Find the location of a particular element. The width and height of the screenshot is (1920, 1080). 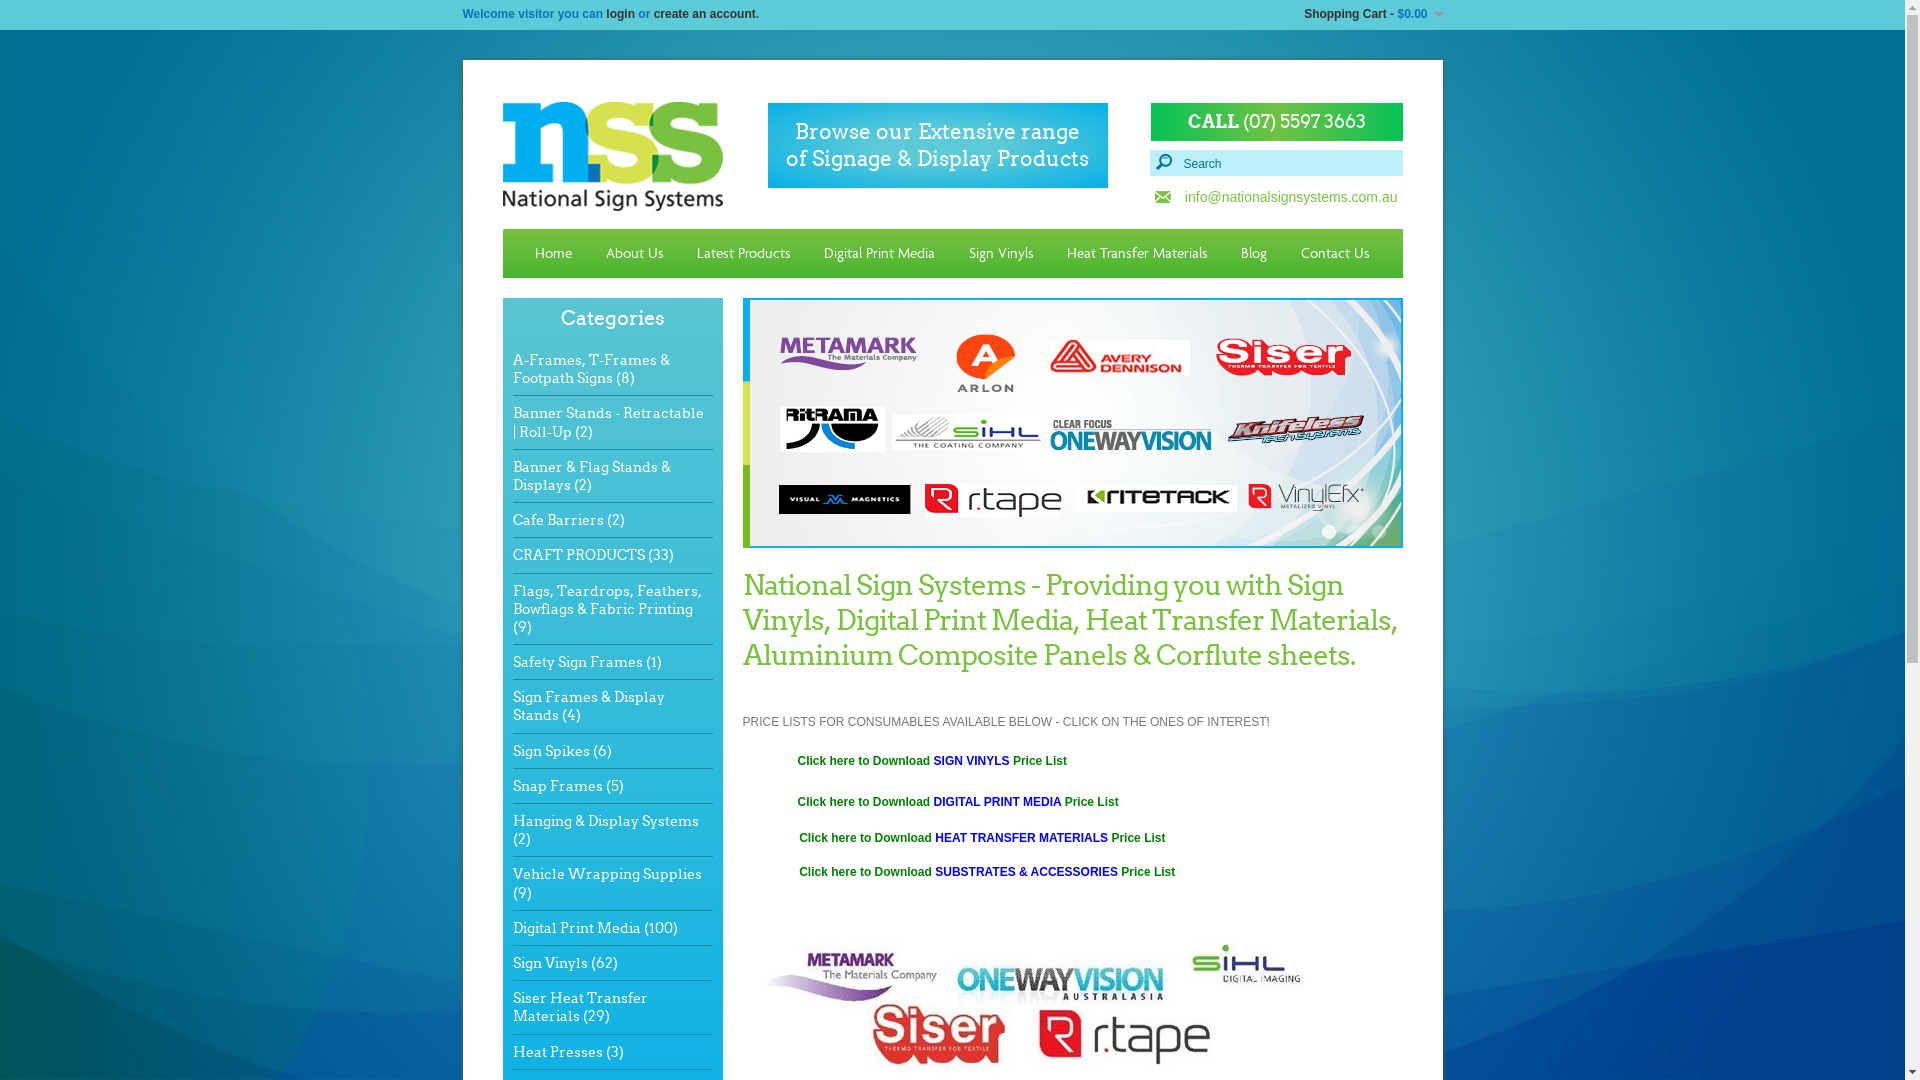

'SUBSTRATES & ACCESSORIES' is located at coordinates (1025, 870).